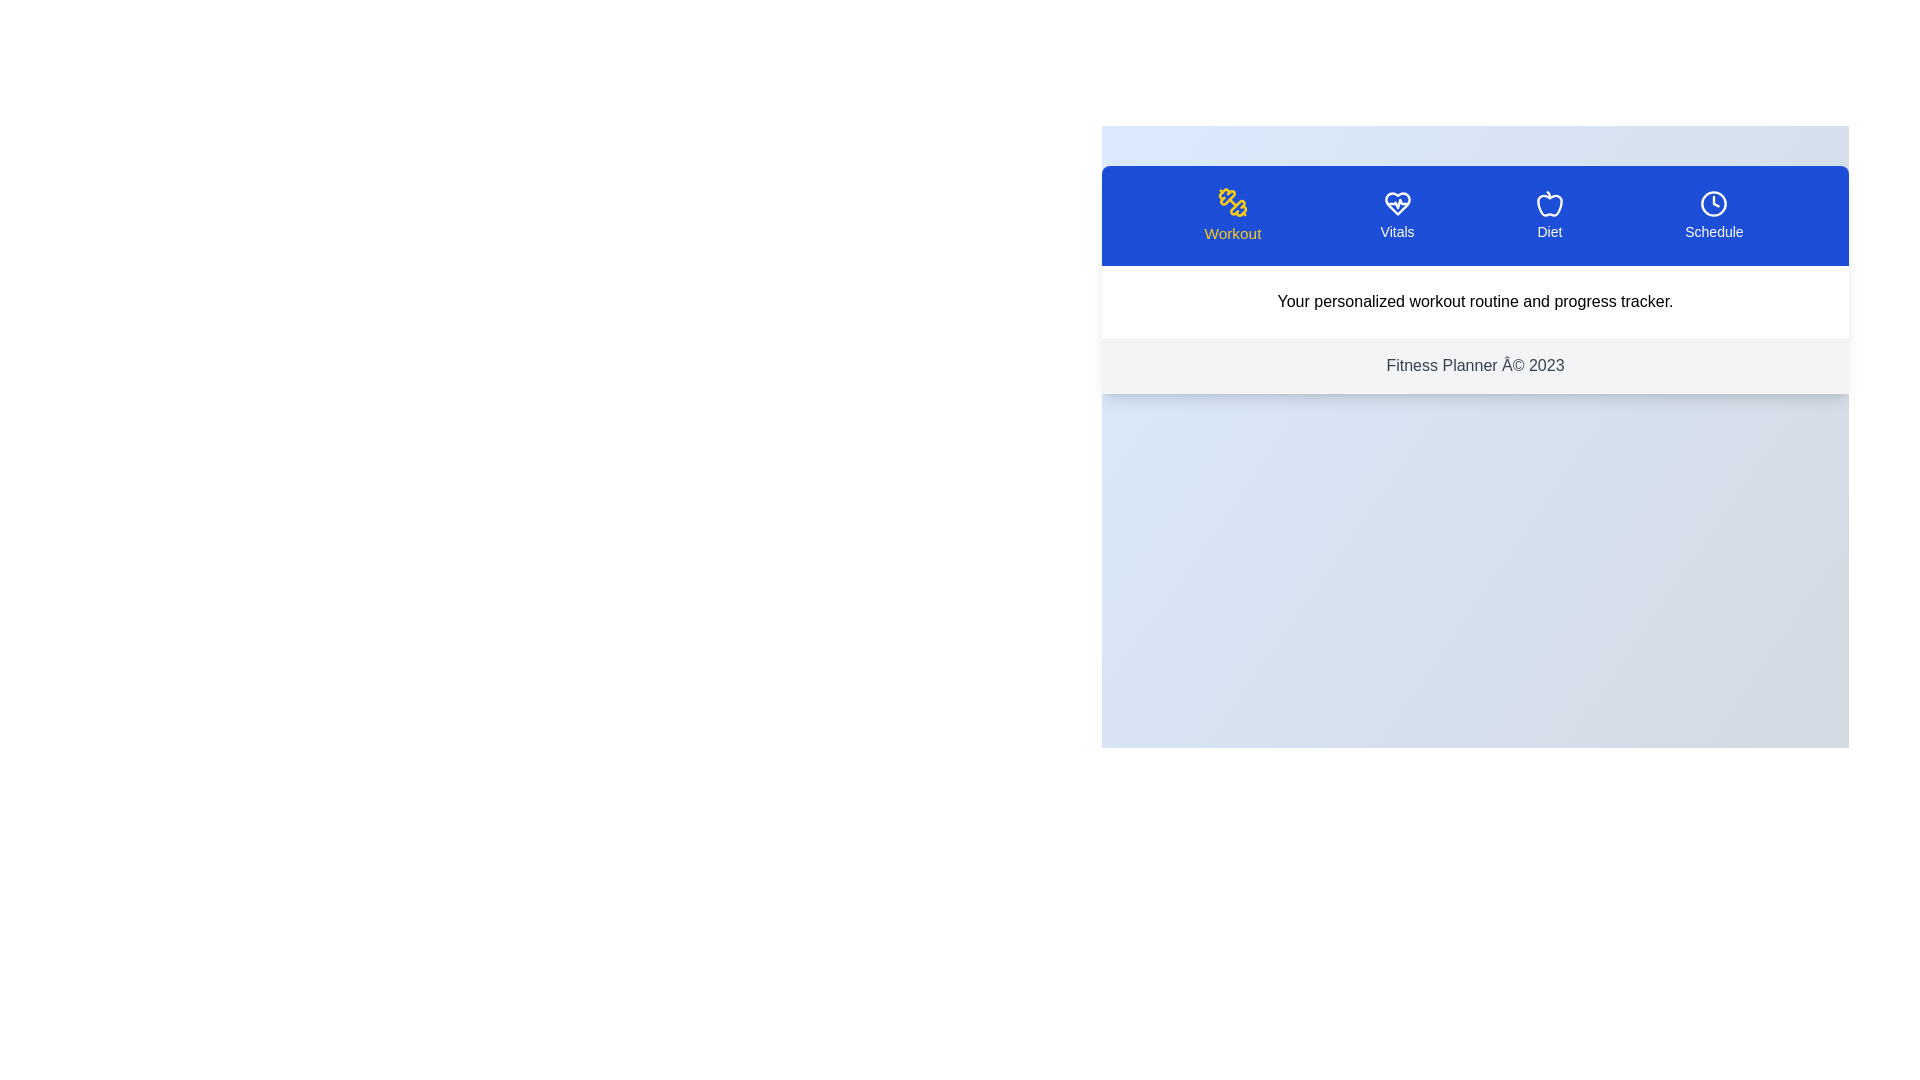 The height and width of the screenshot is (1080, 1920). What do you see at coordinates (1713, 216) in the screenshot?
I see `the tab labeled Schedule to view its content` at bounding box center [1713, 216].